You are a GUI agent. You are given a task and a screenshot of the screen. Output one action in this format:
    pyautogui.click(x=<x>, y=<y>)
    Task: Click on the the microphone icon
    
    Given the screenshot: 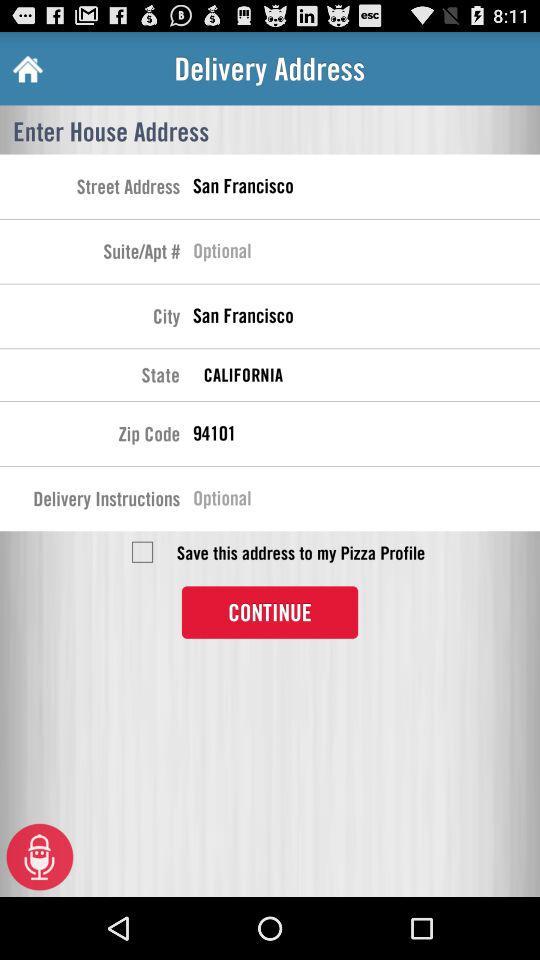 What is the action you would take?
    pyautogui.click(x=40, y=917)
    